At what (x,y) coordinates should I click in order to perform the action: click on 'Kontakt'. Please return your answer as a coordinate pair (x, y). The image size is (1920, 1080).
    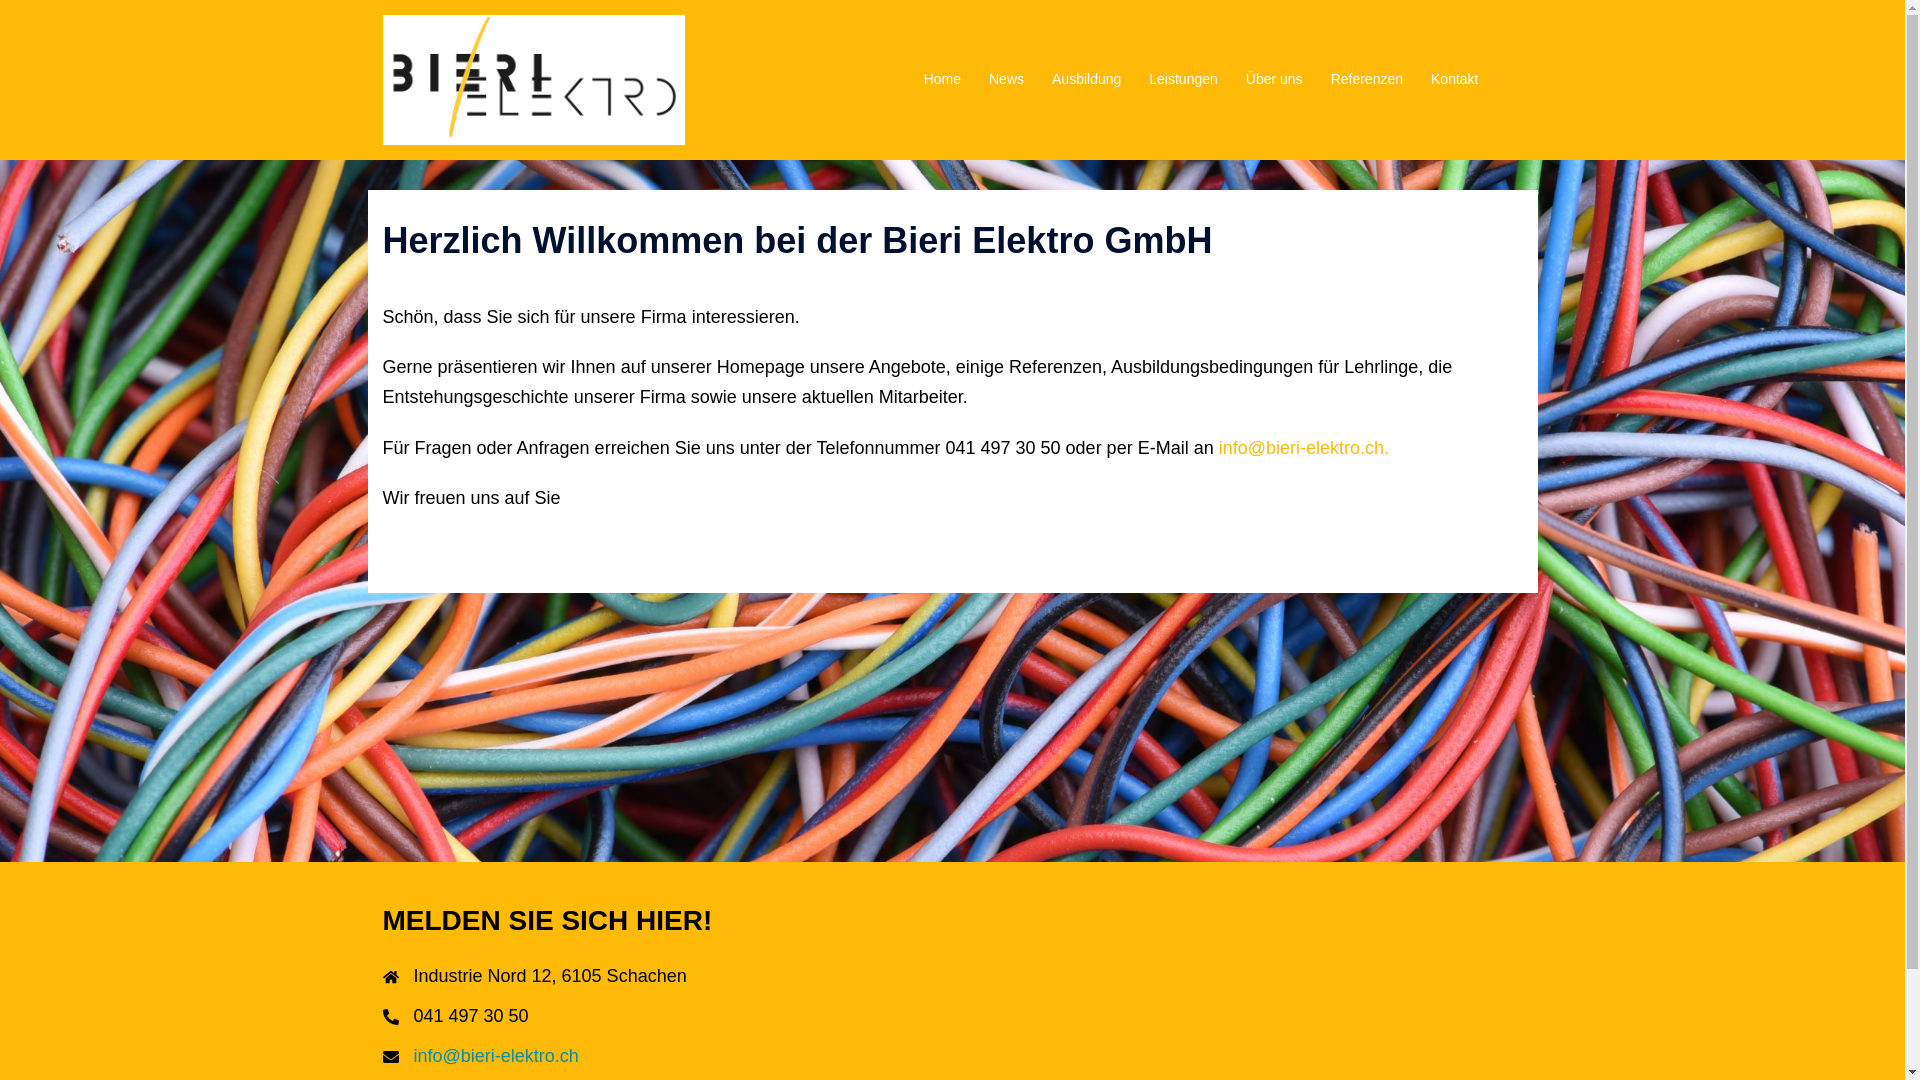
    Looking at the image, I should click on (1454, 79).